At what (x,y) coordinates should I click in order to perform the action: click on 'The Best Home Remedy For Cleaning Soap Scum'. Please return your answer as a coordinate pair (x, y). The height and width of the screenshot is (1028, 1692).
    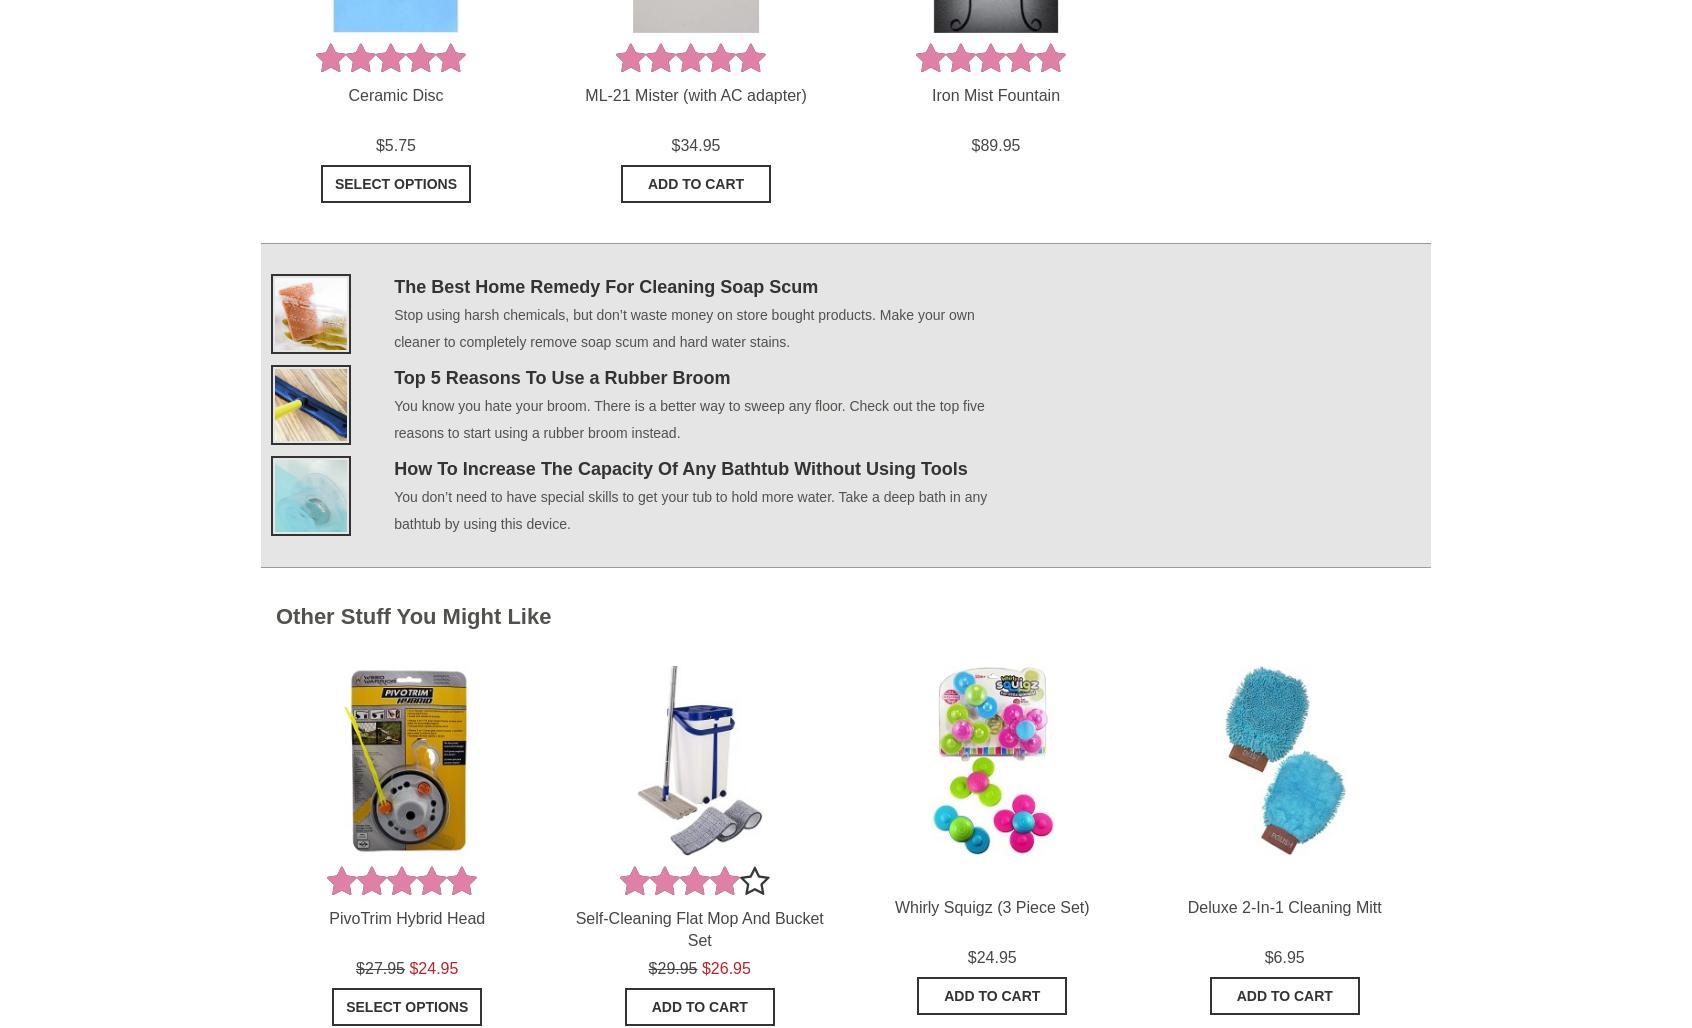
    Looking at the image, I should click on (605, 285).